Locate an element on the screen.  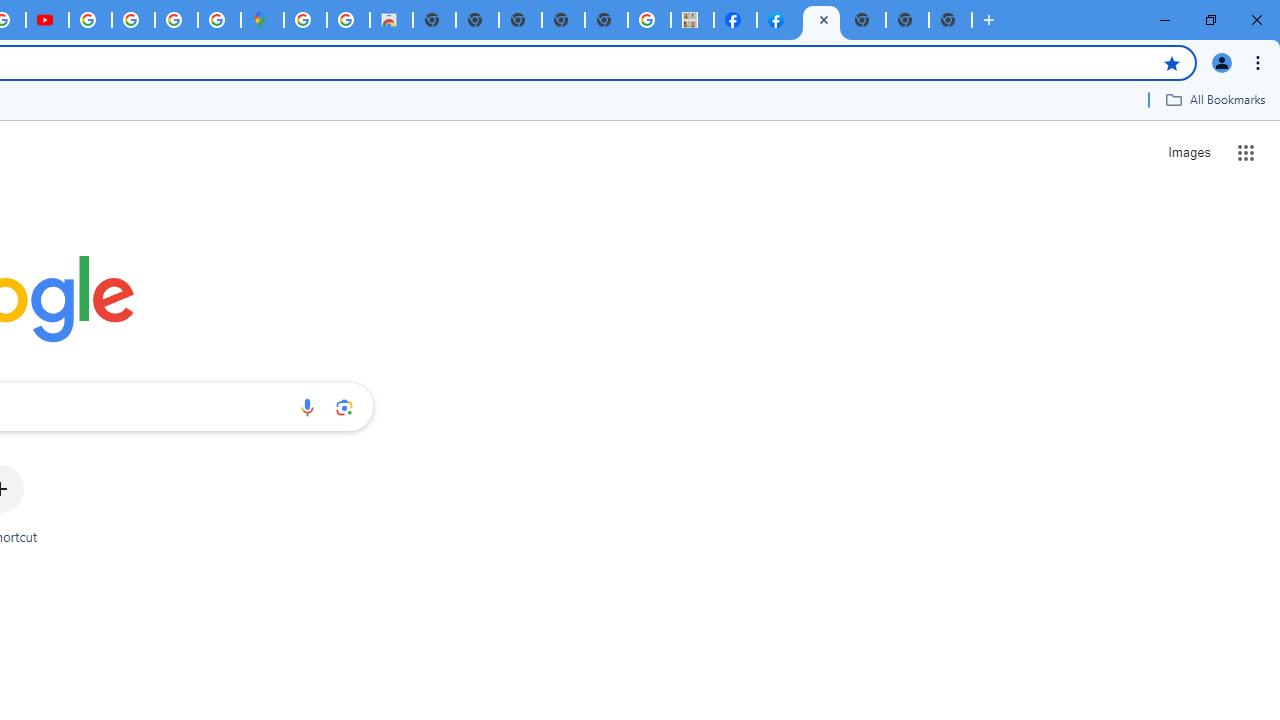
'Search by voice' is located at coordinates (306, 406).